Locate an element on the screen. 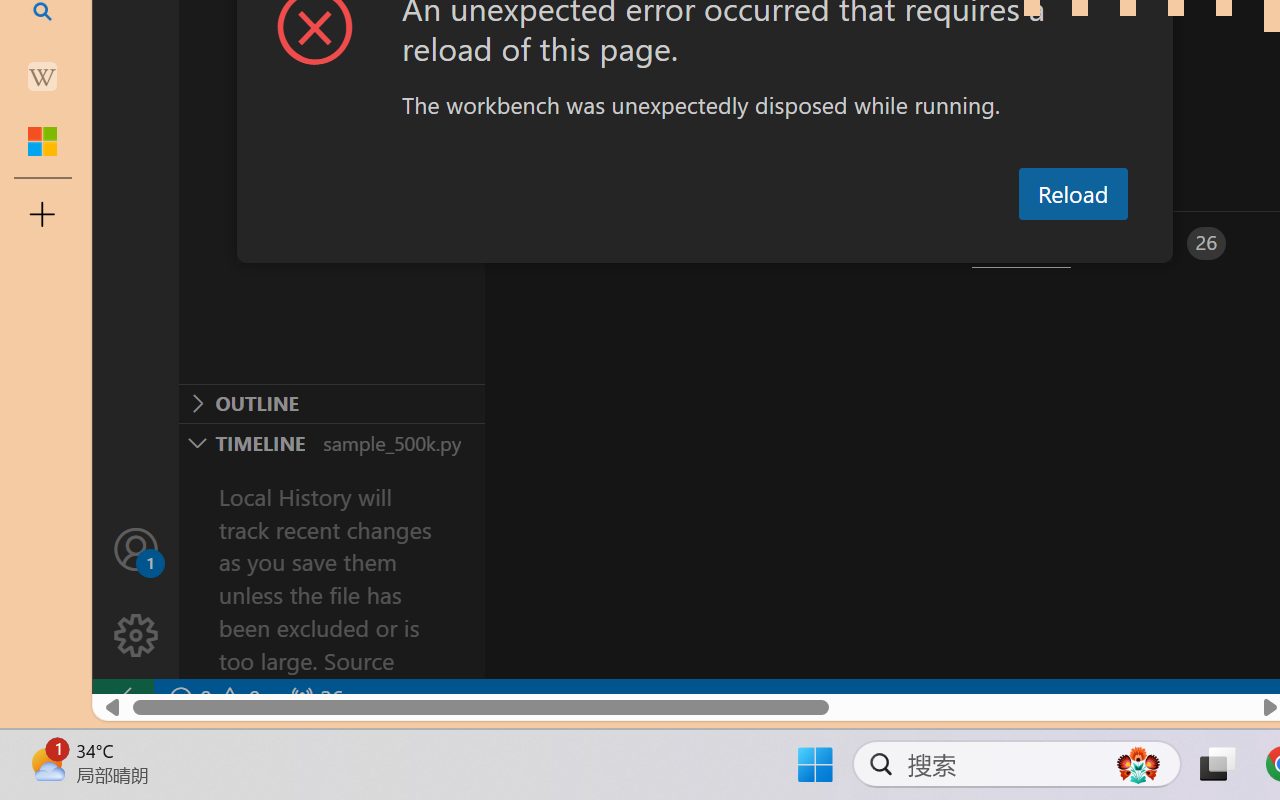  'Timeline Section' is located at coordinates (331, 441).